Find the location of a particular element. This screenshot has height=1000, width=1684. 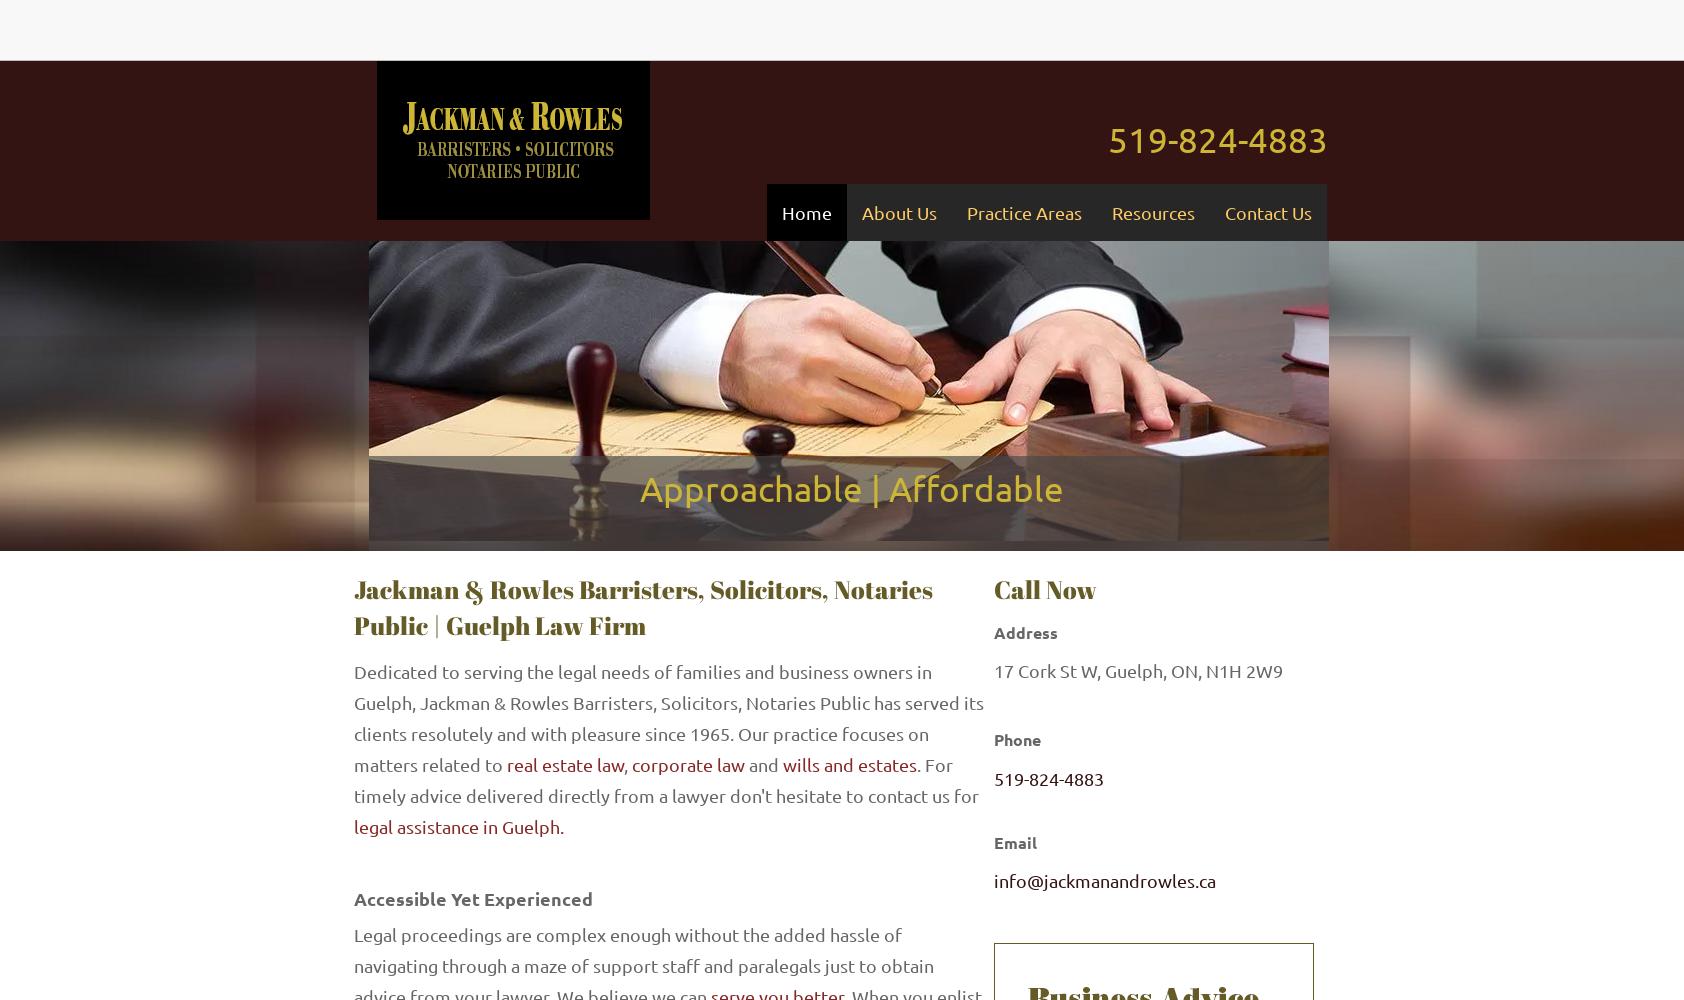

'wills and estates' is located at coordinates (847, 764).